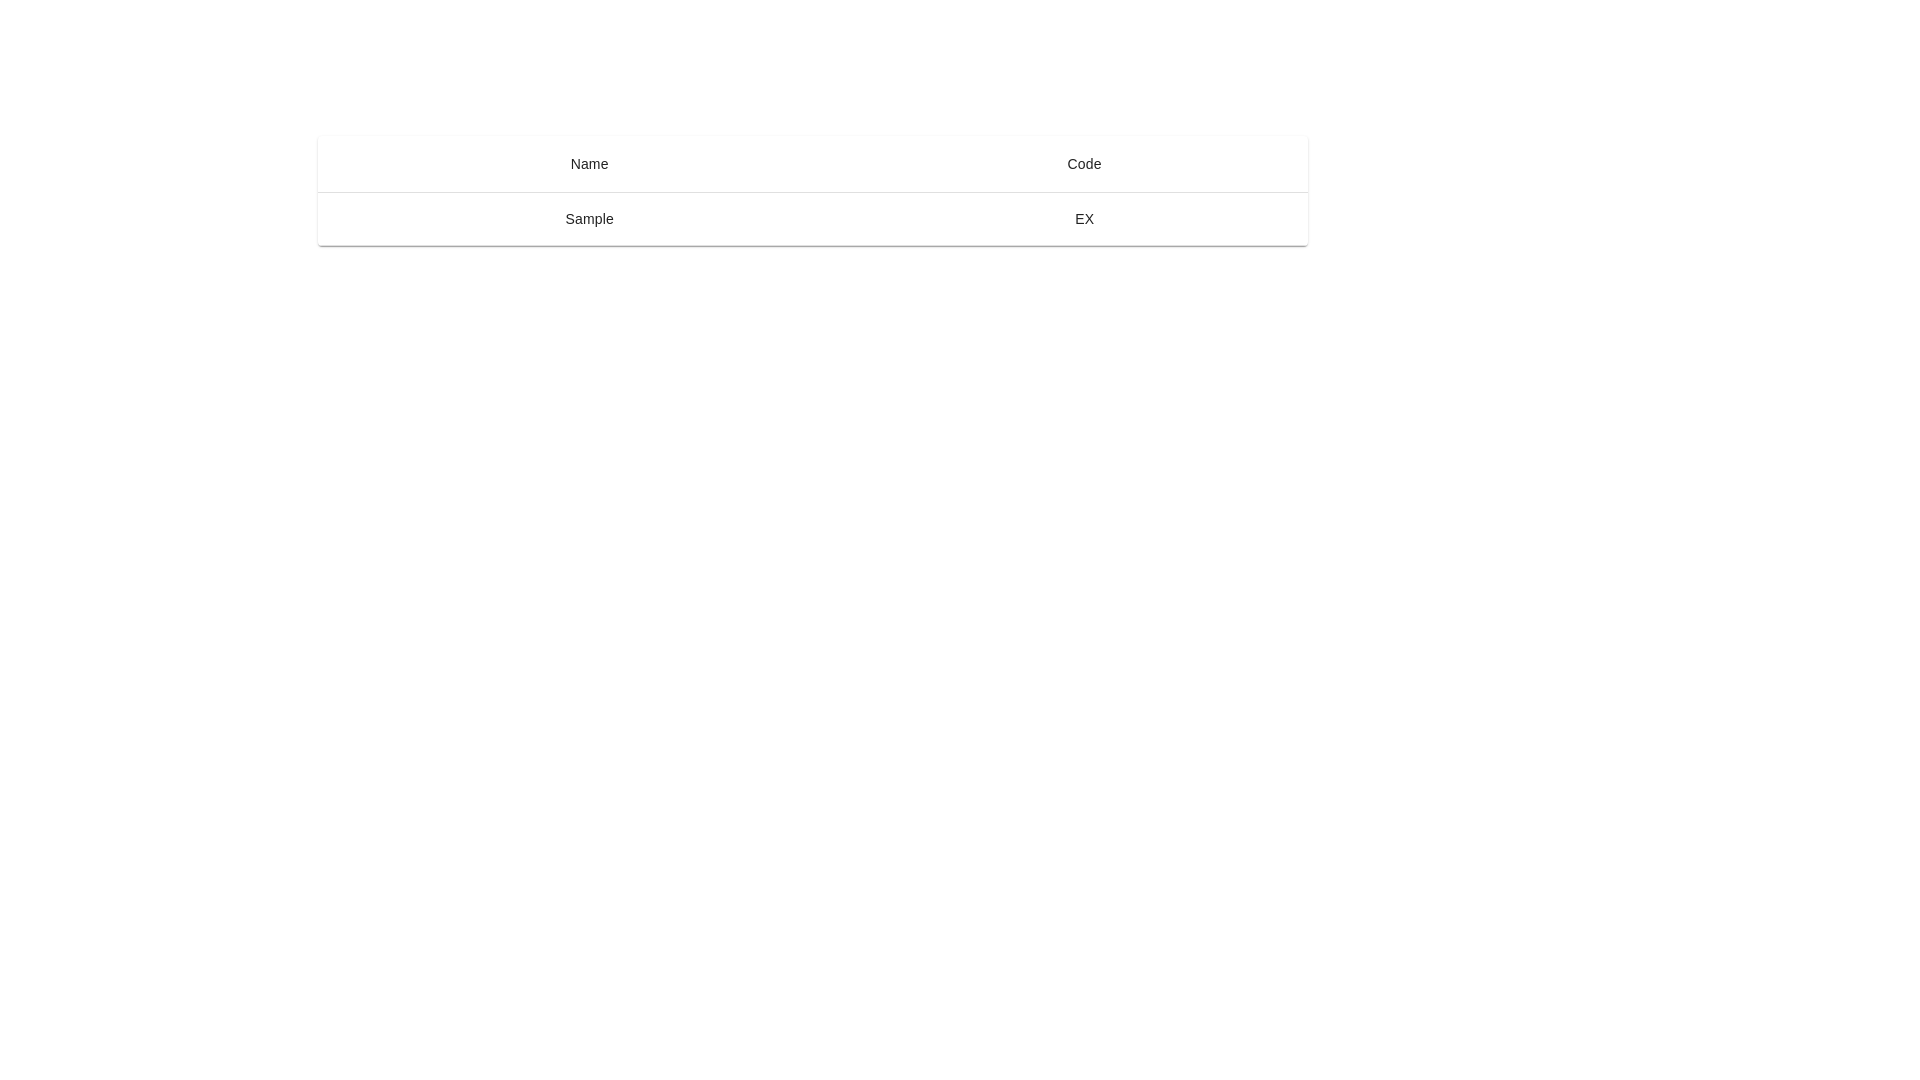 The image size is (1920, 1080). I want to click on the Text cell displaying 'Sample' in the table, which is the first cell in the row labeled 'Name', so click(588, 219).